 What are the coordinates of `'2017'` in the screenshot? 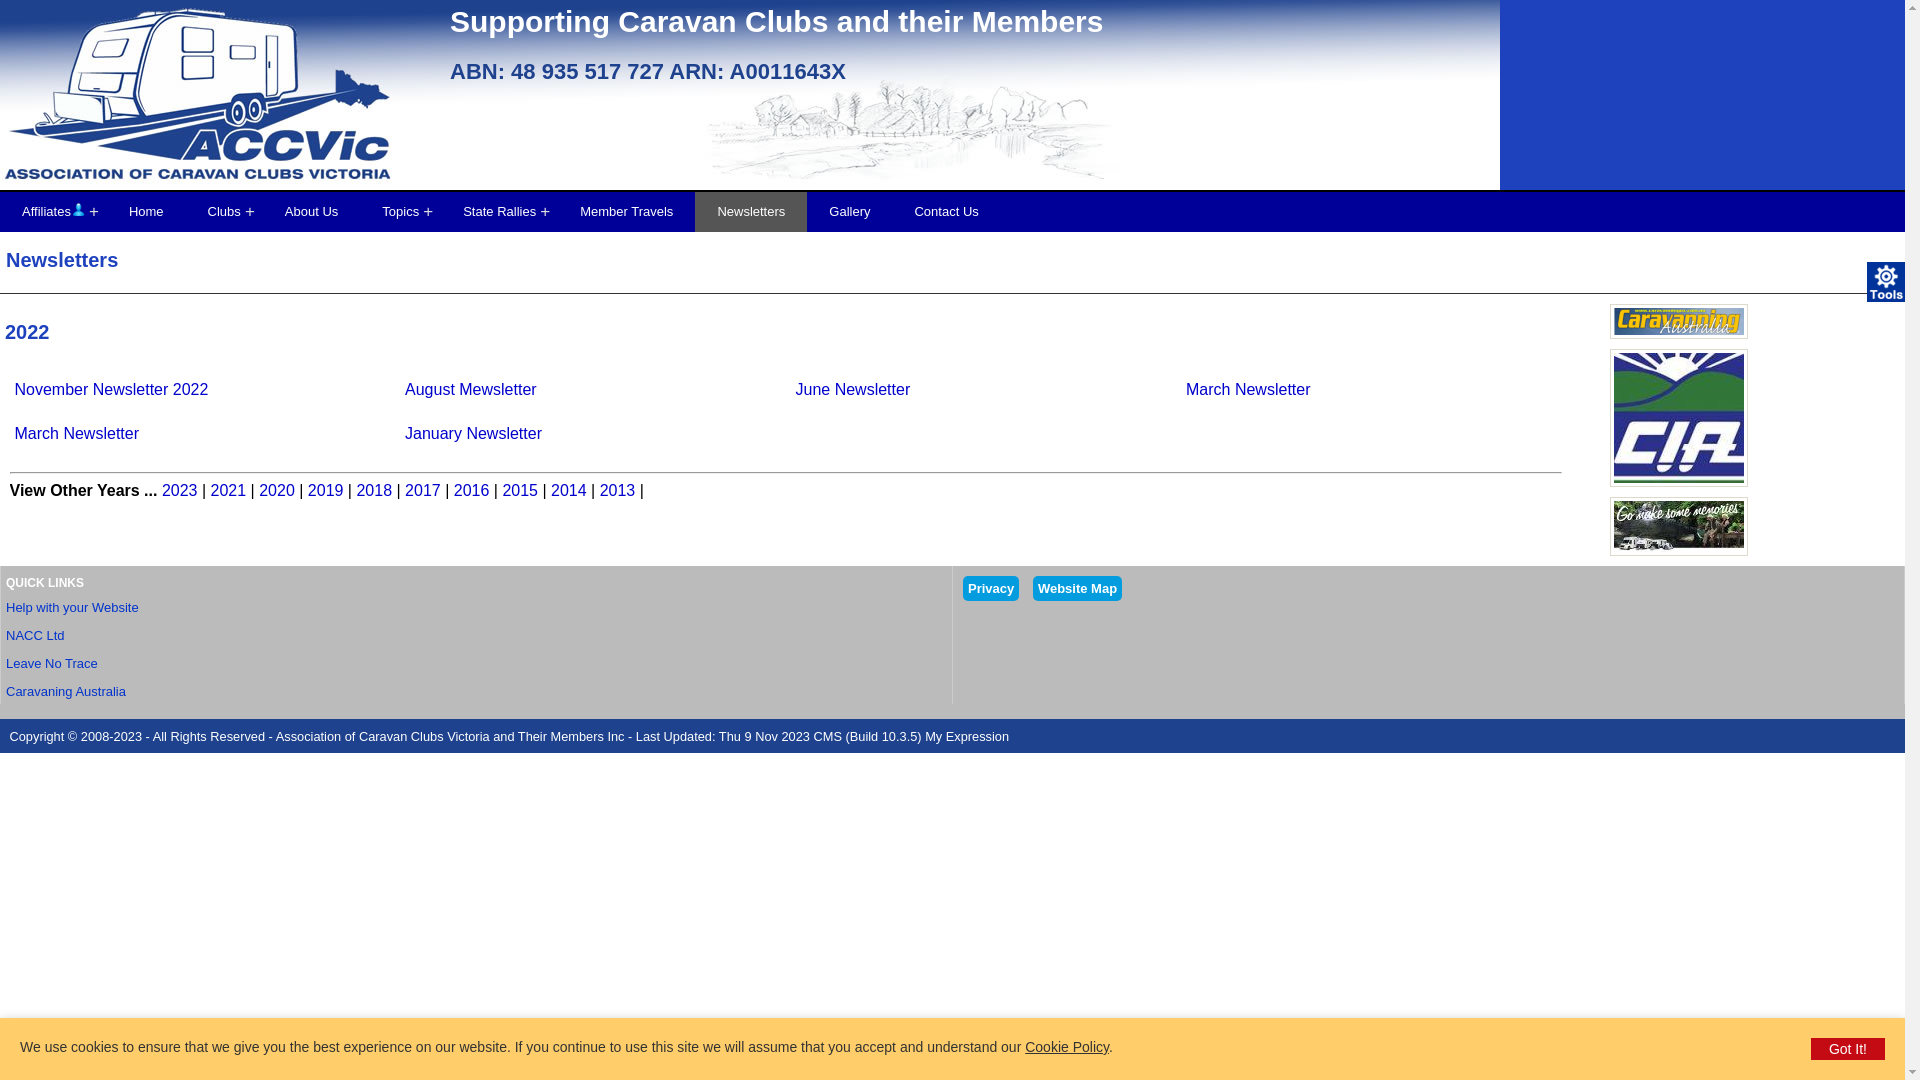 It's located at (421, 490).